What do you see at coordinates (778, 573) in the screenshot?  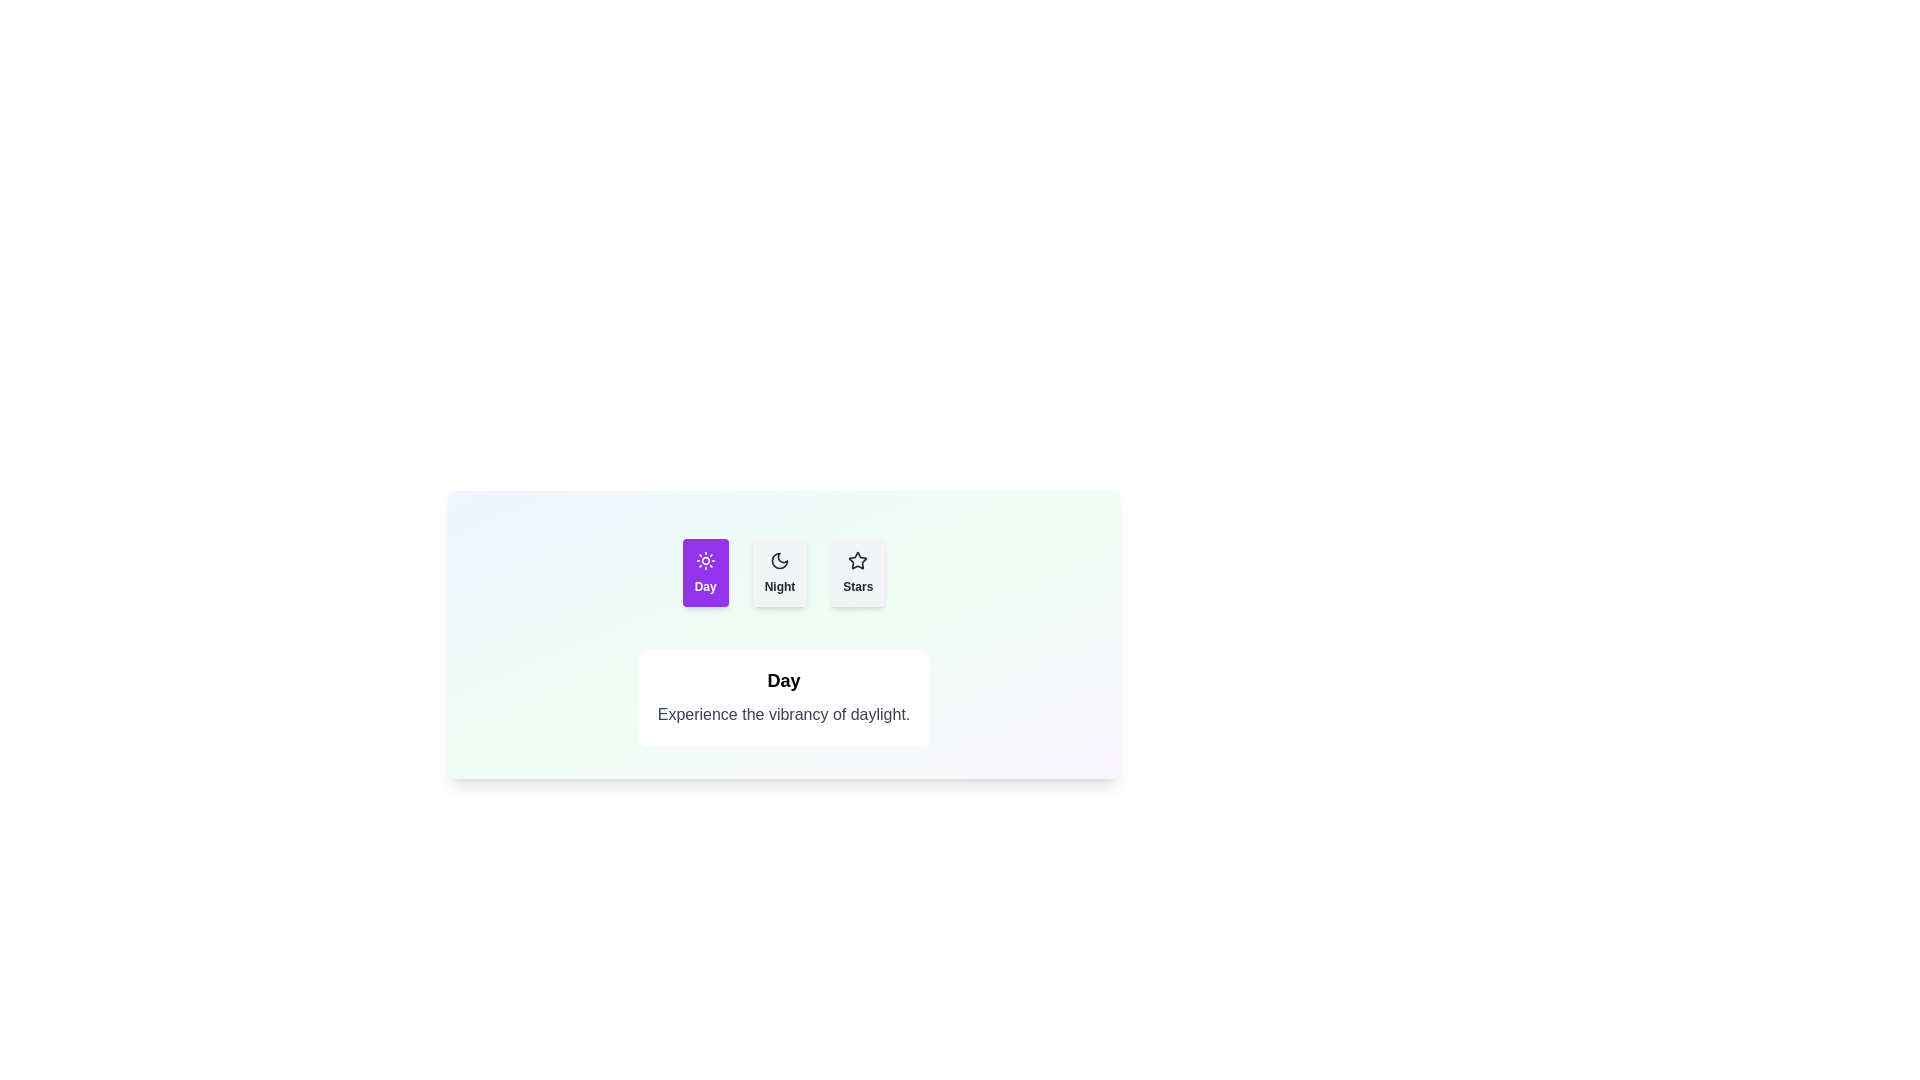 I see `the Night tab by clicking on its button` at bounding box center [778, 573].